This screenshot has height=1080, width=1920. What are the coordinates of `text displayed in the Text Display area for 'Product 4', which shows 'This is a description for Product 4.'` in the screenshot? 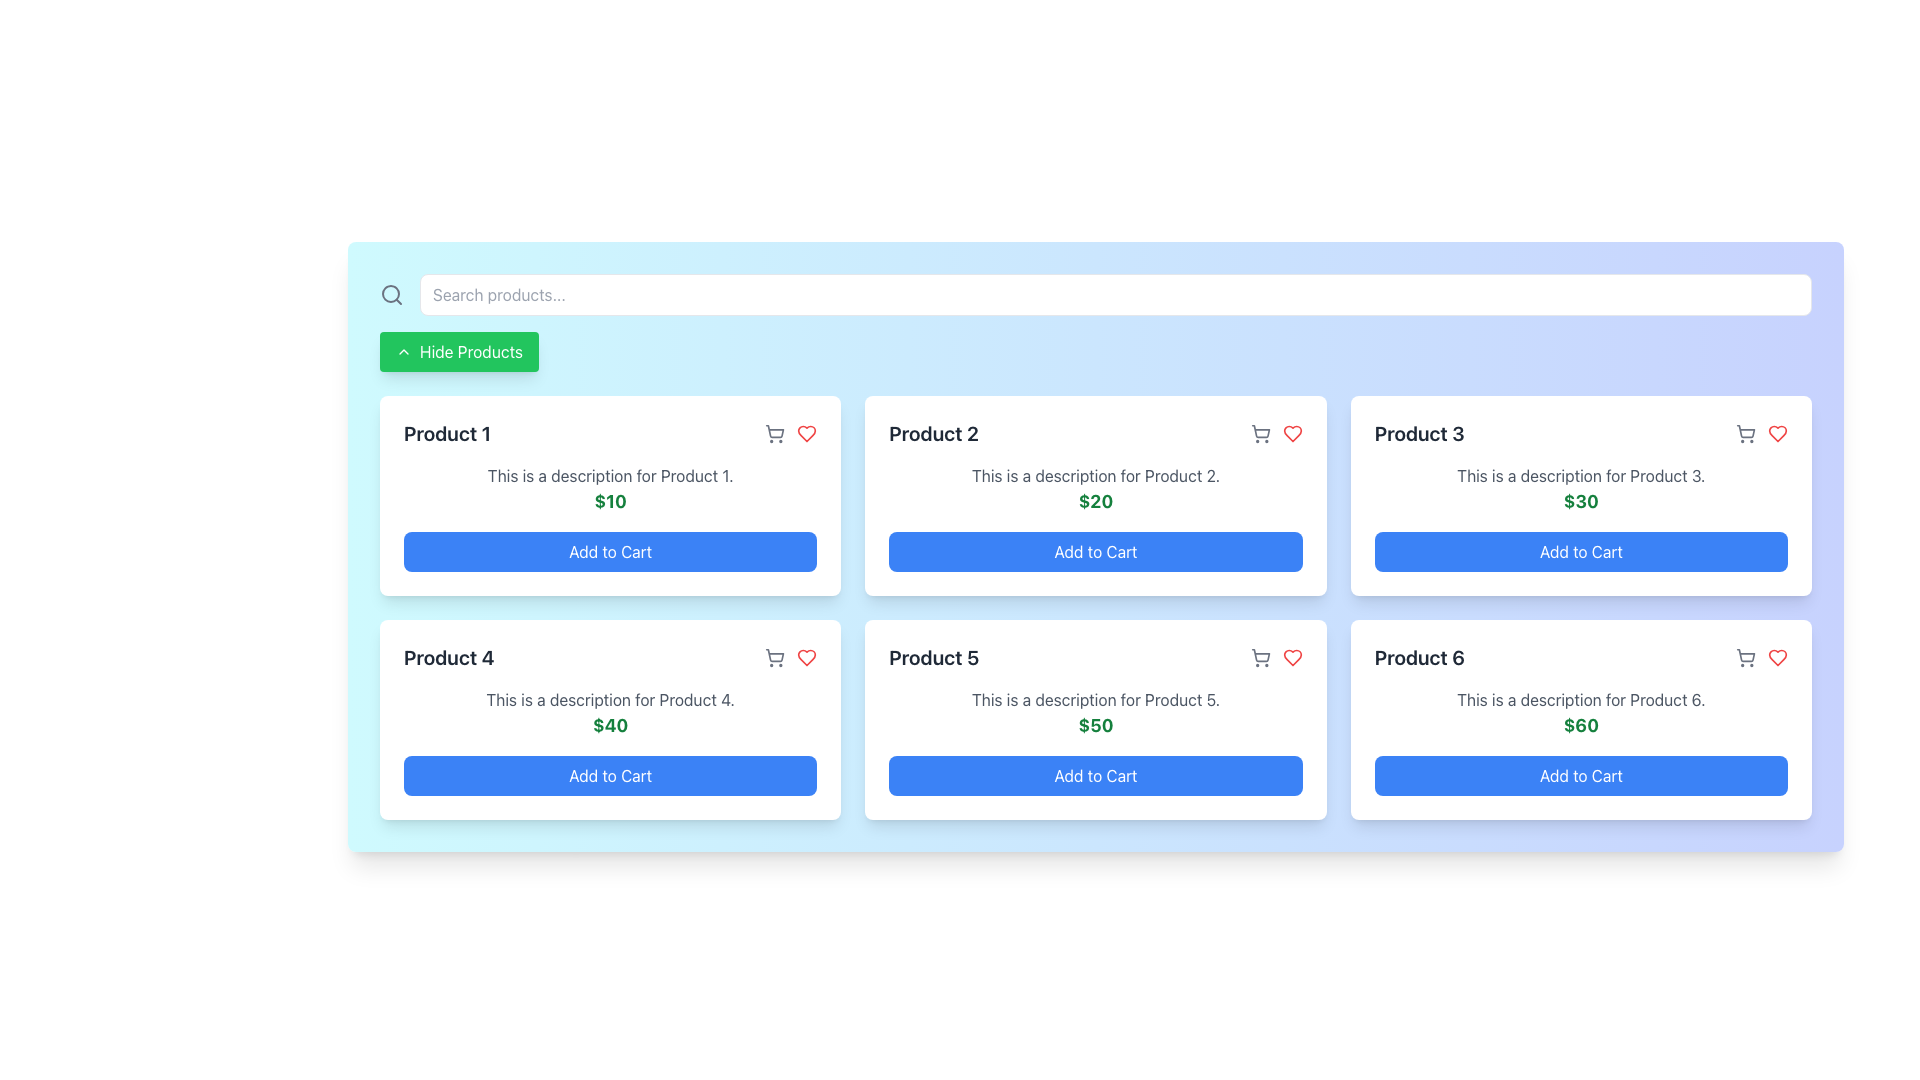 It's located at (609, 698).